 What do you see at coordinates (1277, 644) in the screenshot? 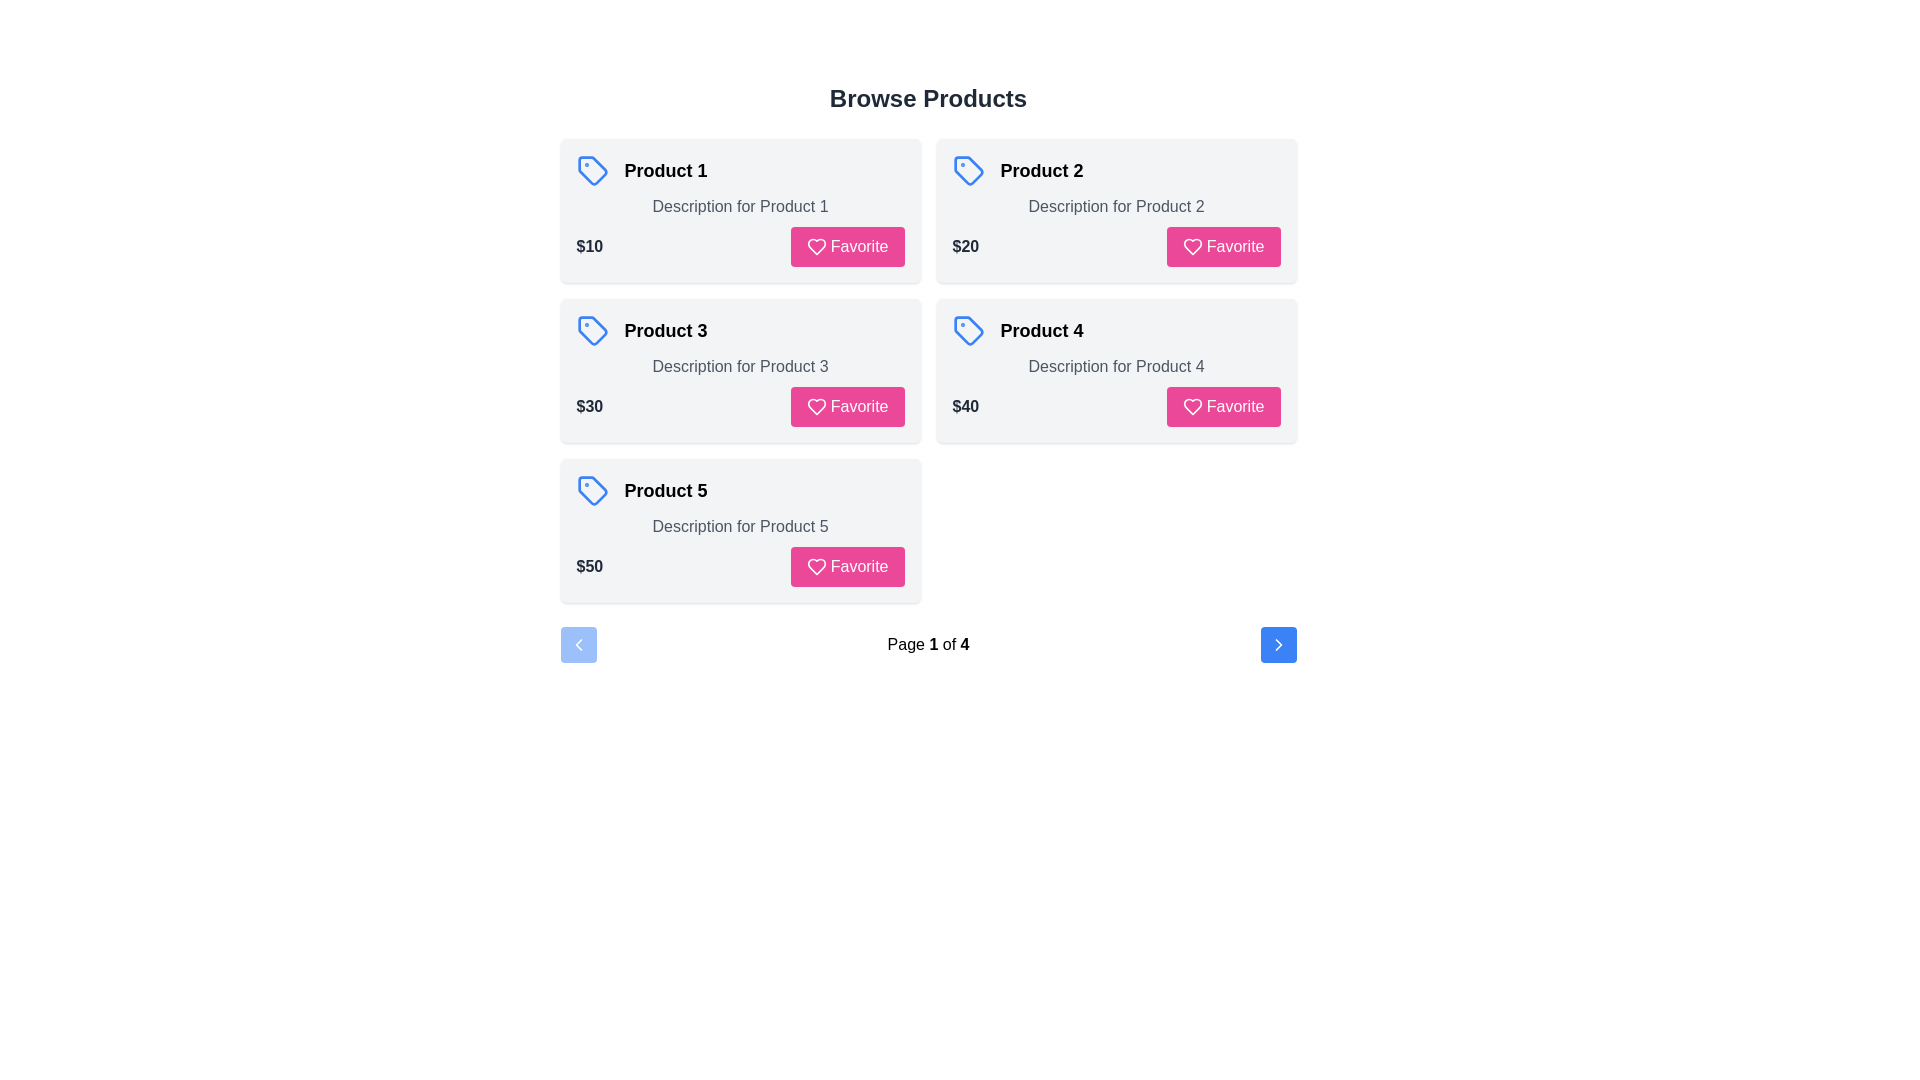
I see `the pagination button located at the bottom-right of the interface` at bounding box center [1277, 644].